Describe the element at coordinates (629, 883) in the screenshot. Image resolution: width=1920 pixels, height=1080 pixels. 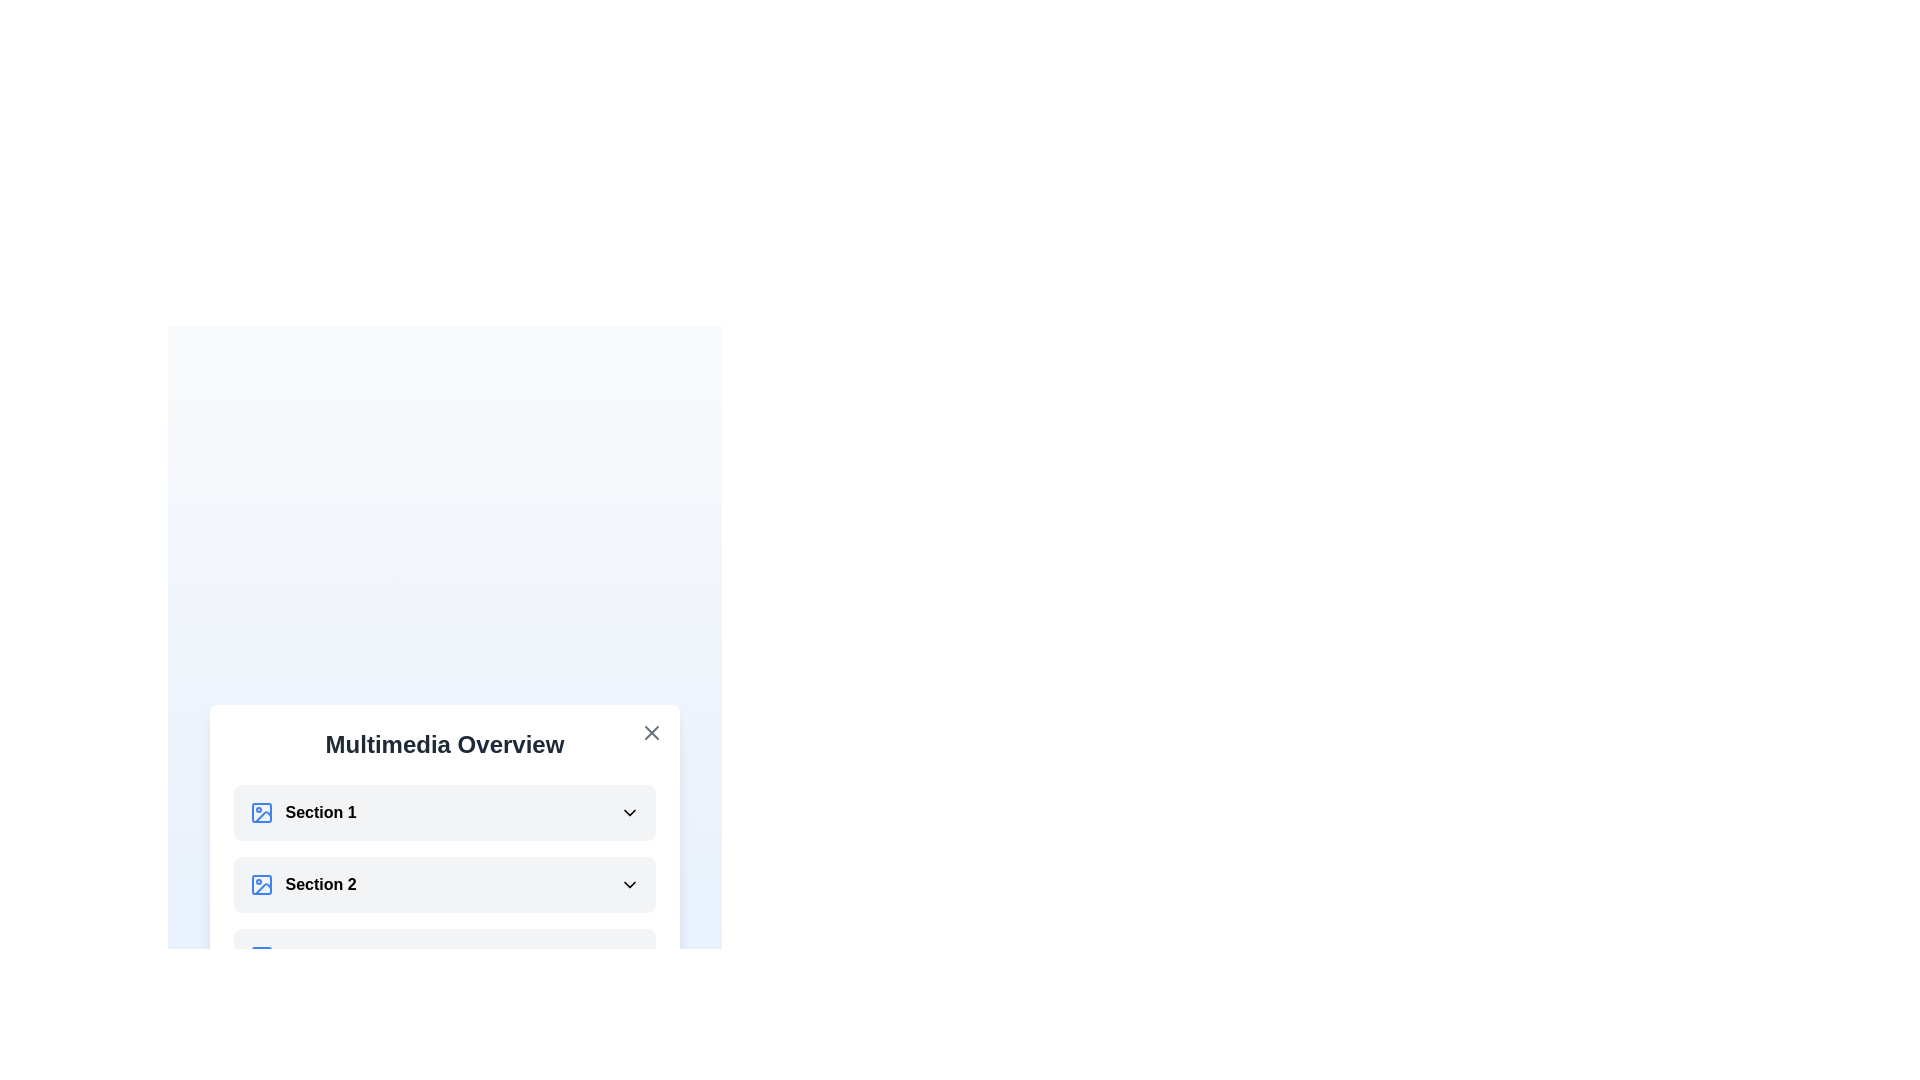
I see `the chevron button associated with 'Section 2'` at that location.